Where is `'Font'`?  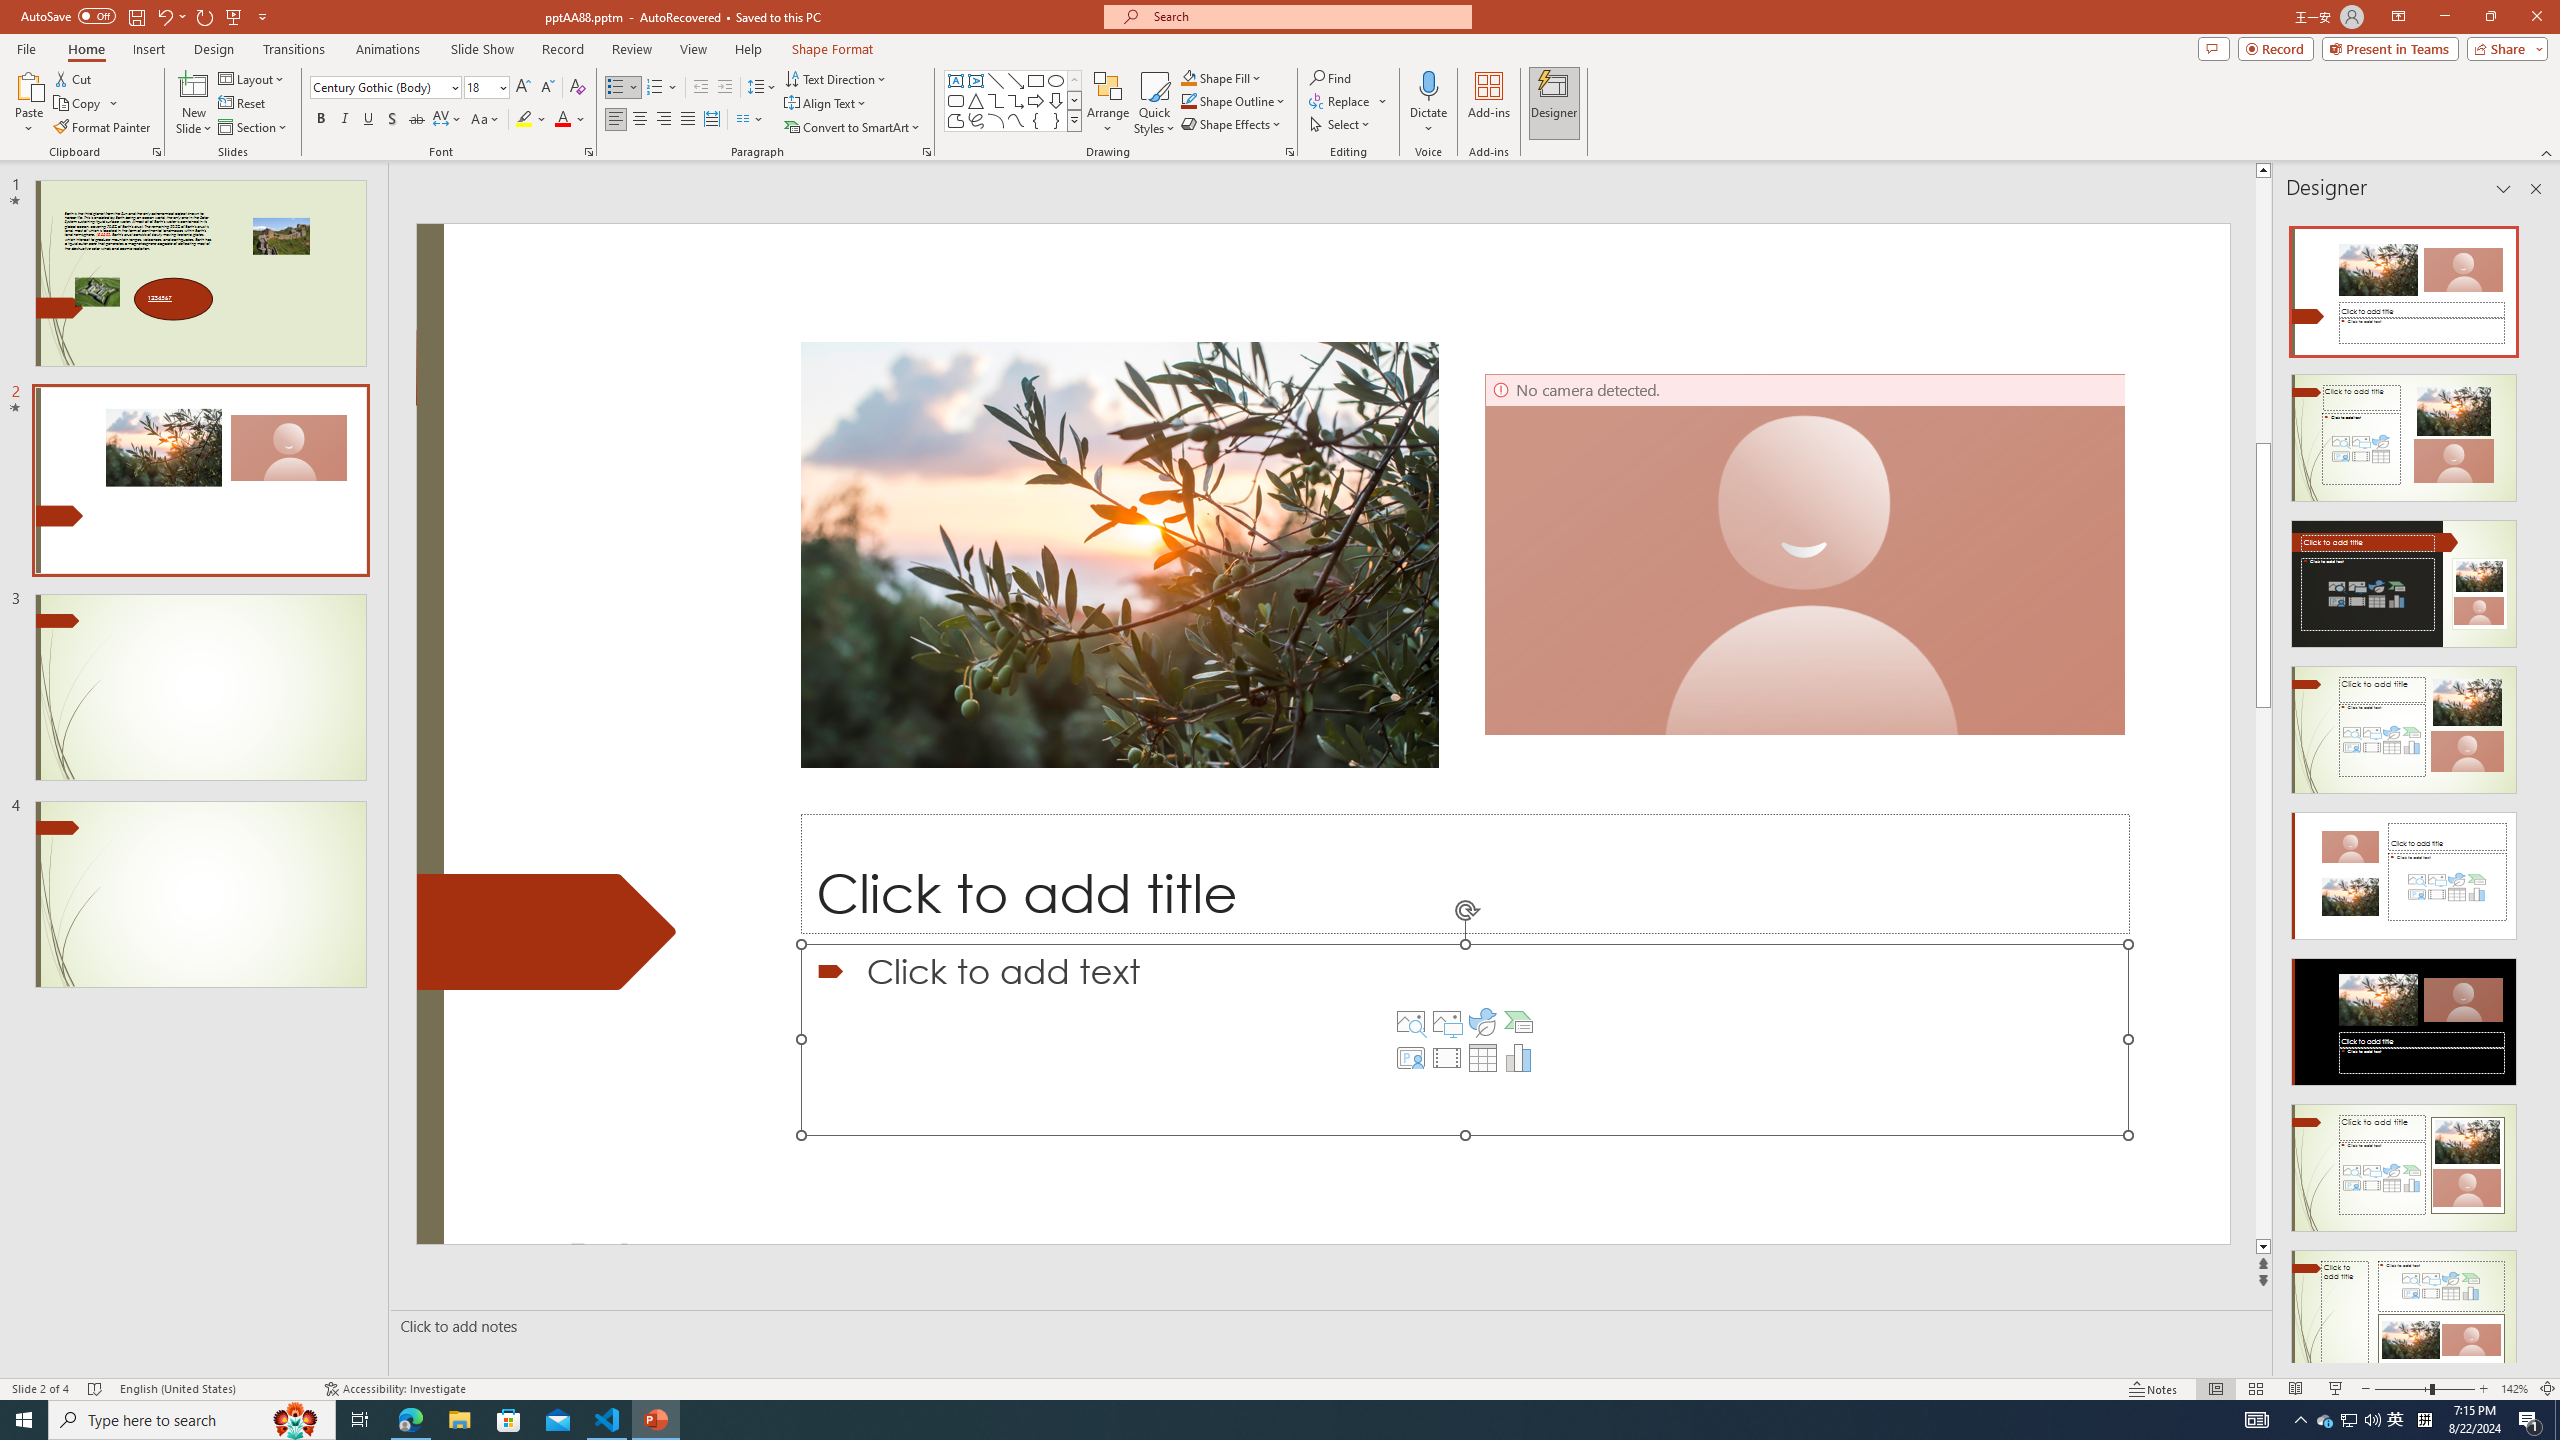 'Font' is located at coordinates (384, 87).